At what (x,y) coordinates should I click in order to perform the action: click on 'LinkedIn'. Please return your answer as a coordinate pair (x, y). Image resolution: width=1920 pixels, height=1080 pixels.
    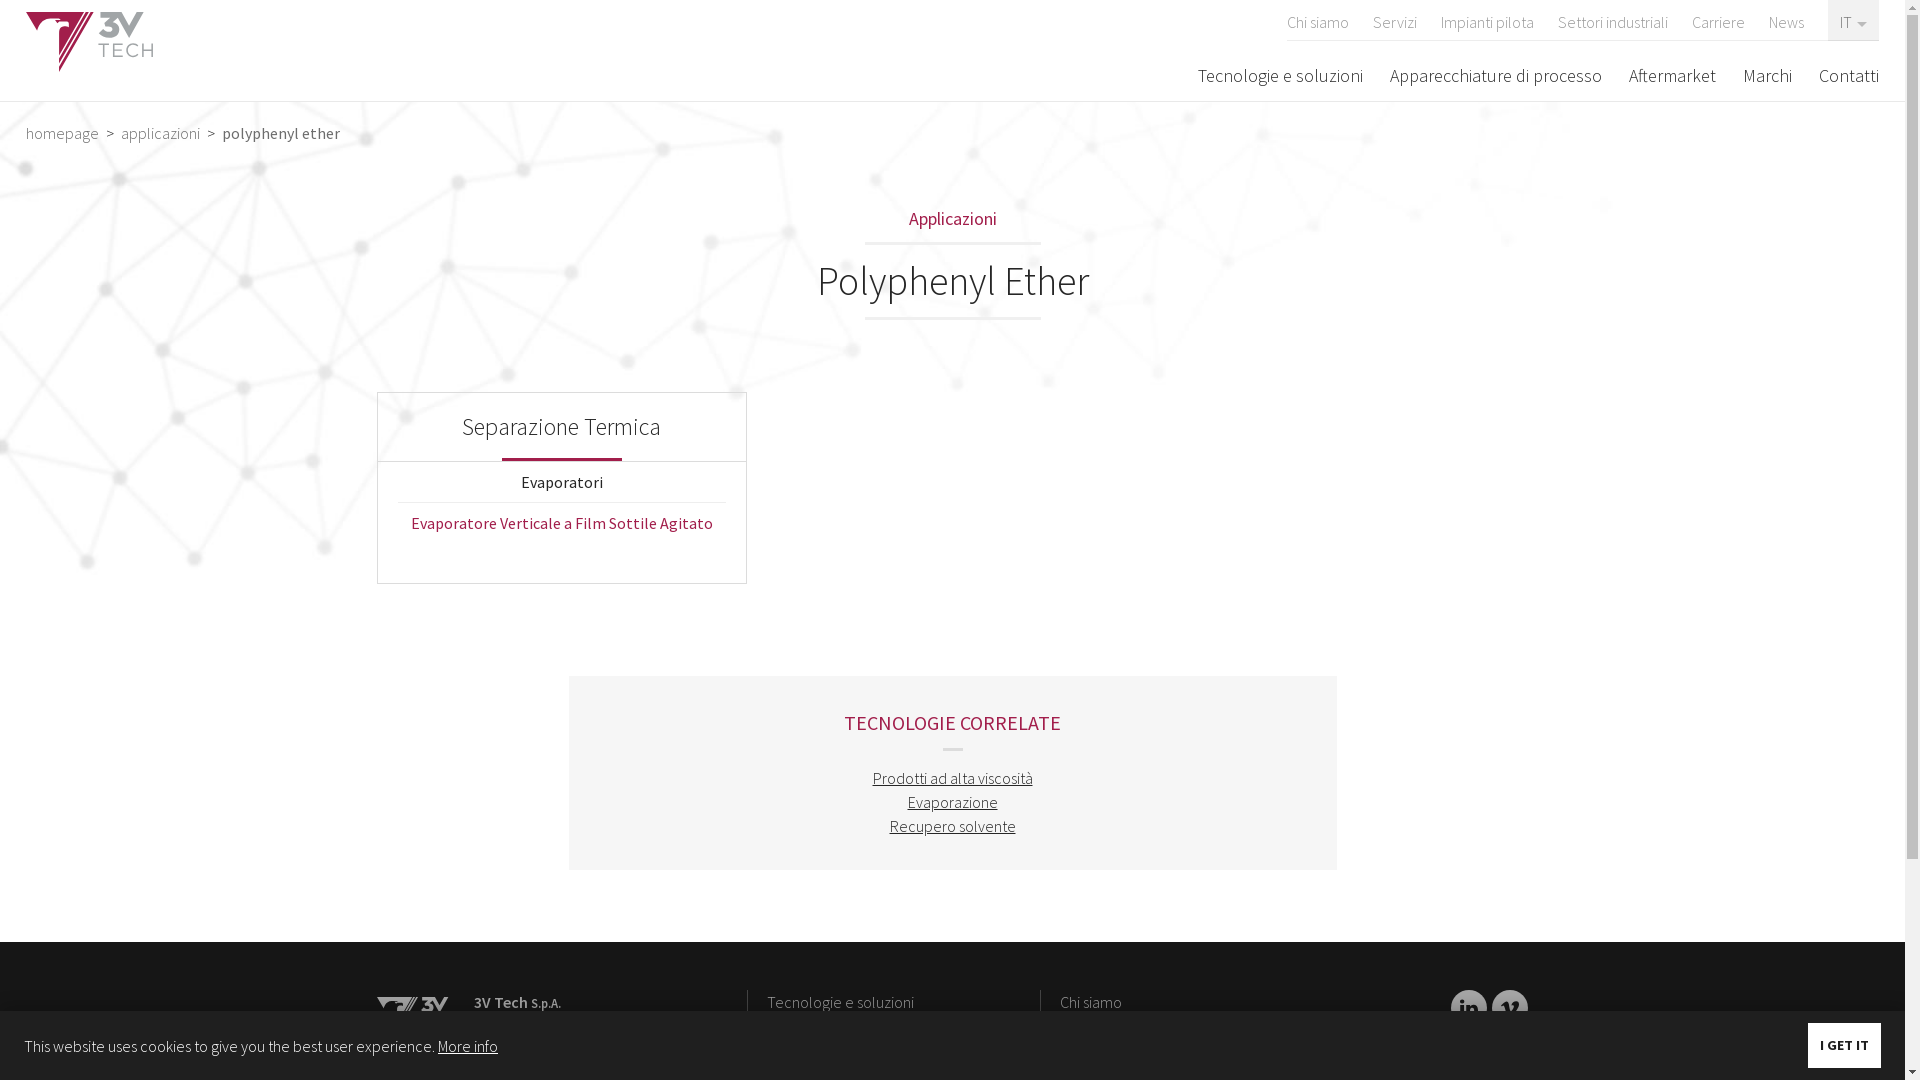
    Looking at the image, I should click on (1468, 1007).